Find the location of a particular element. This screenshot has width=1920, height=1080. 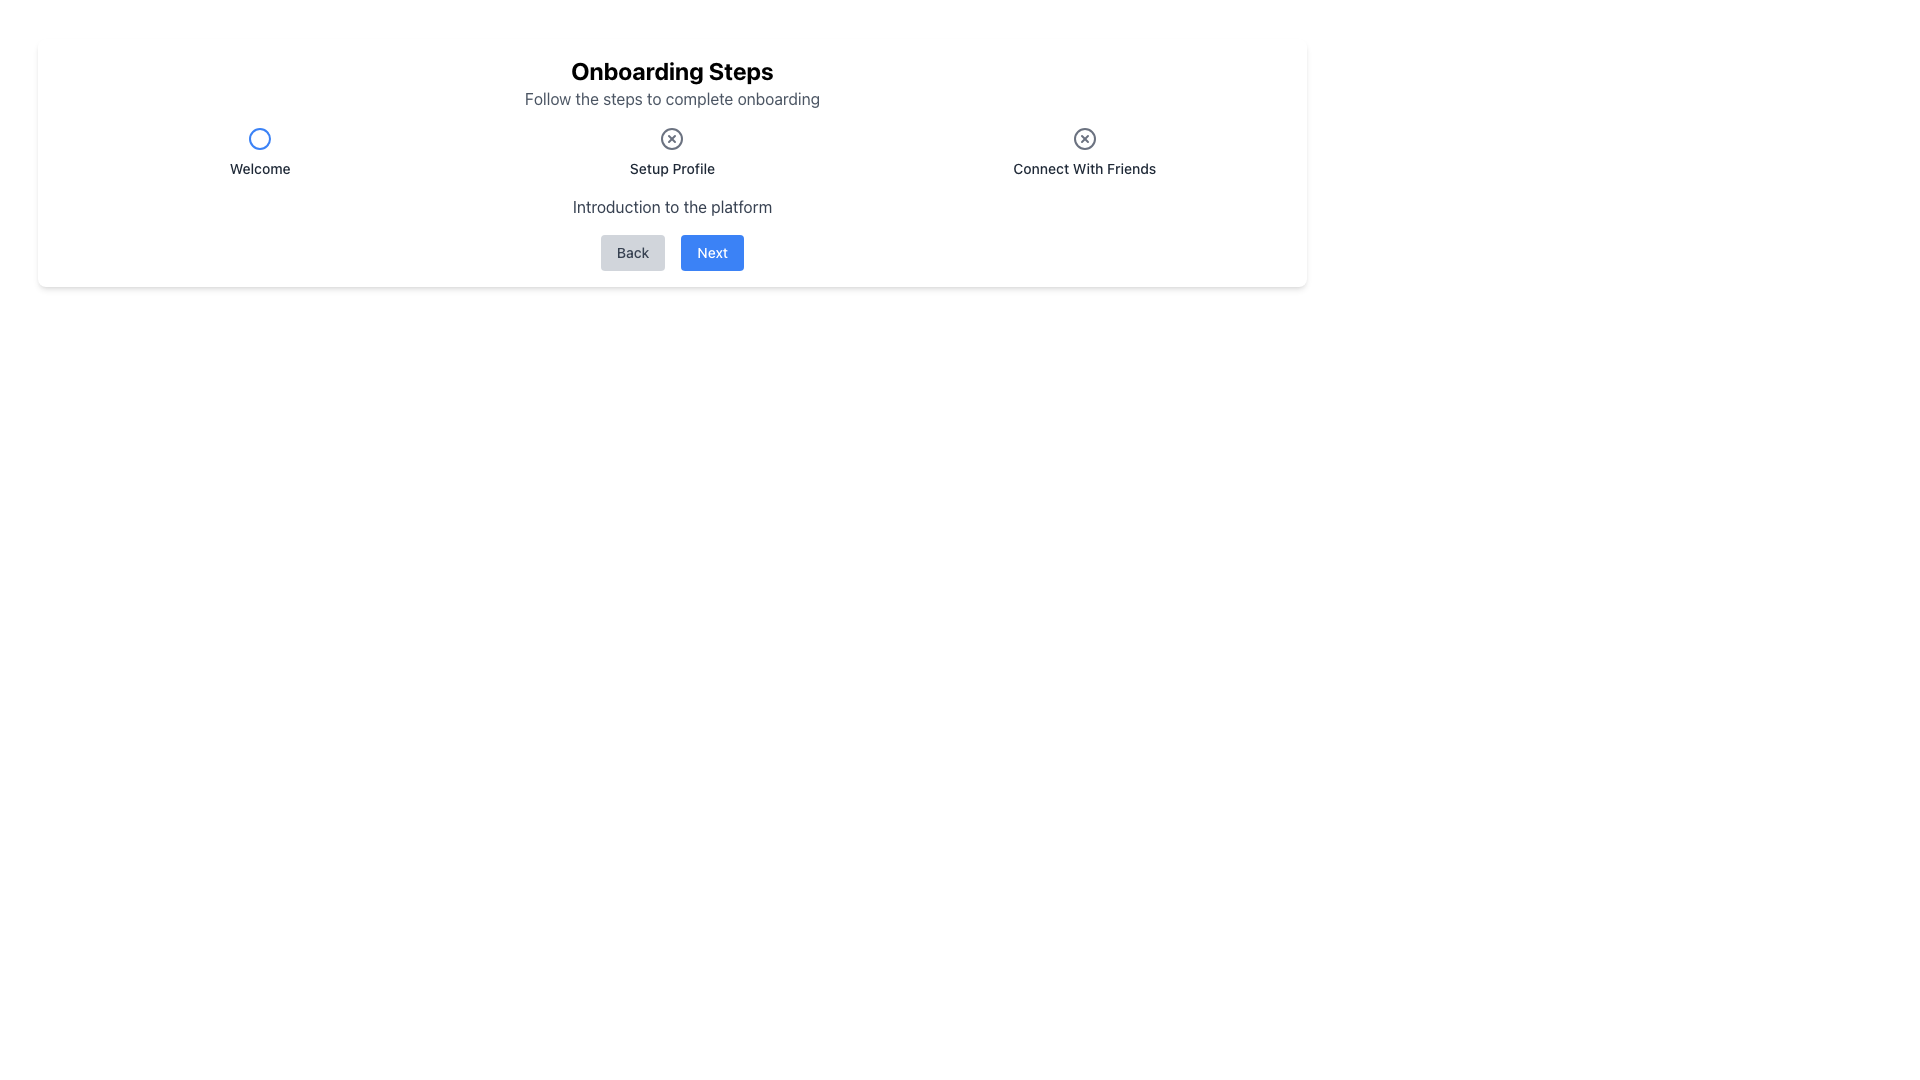

the text label that says 'Connect with Friends', which is bold and dark gray on a white background, located centrally below an icon with an 'X' in the third step of the onboarding progression is located at coordinates (1083, 168).